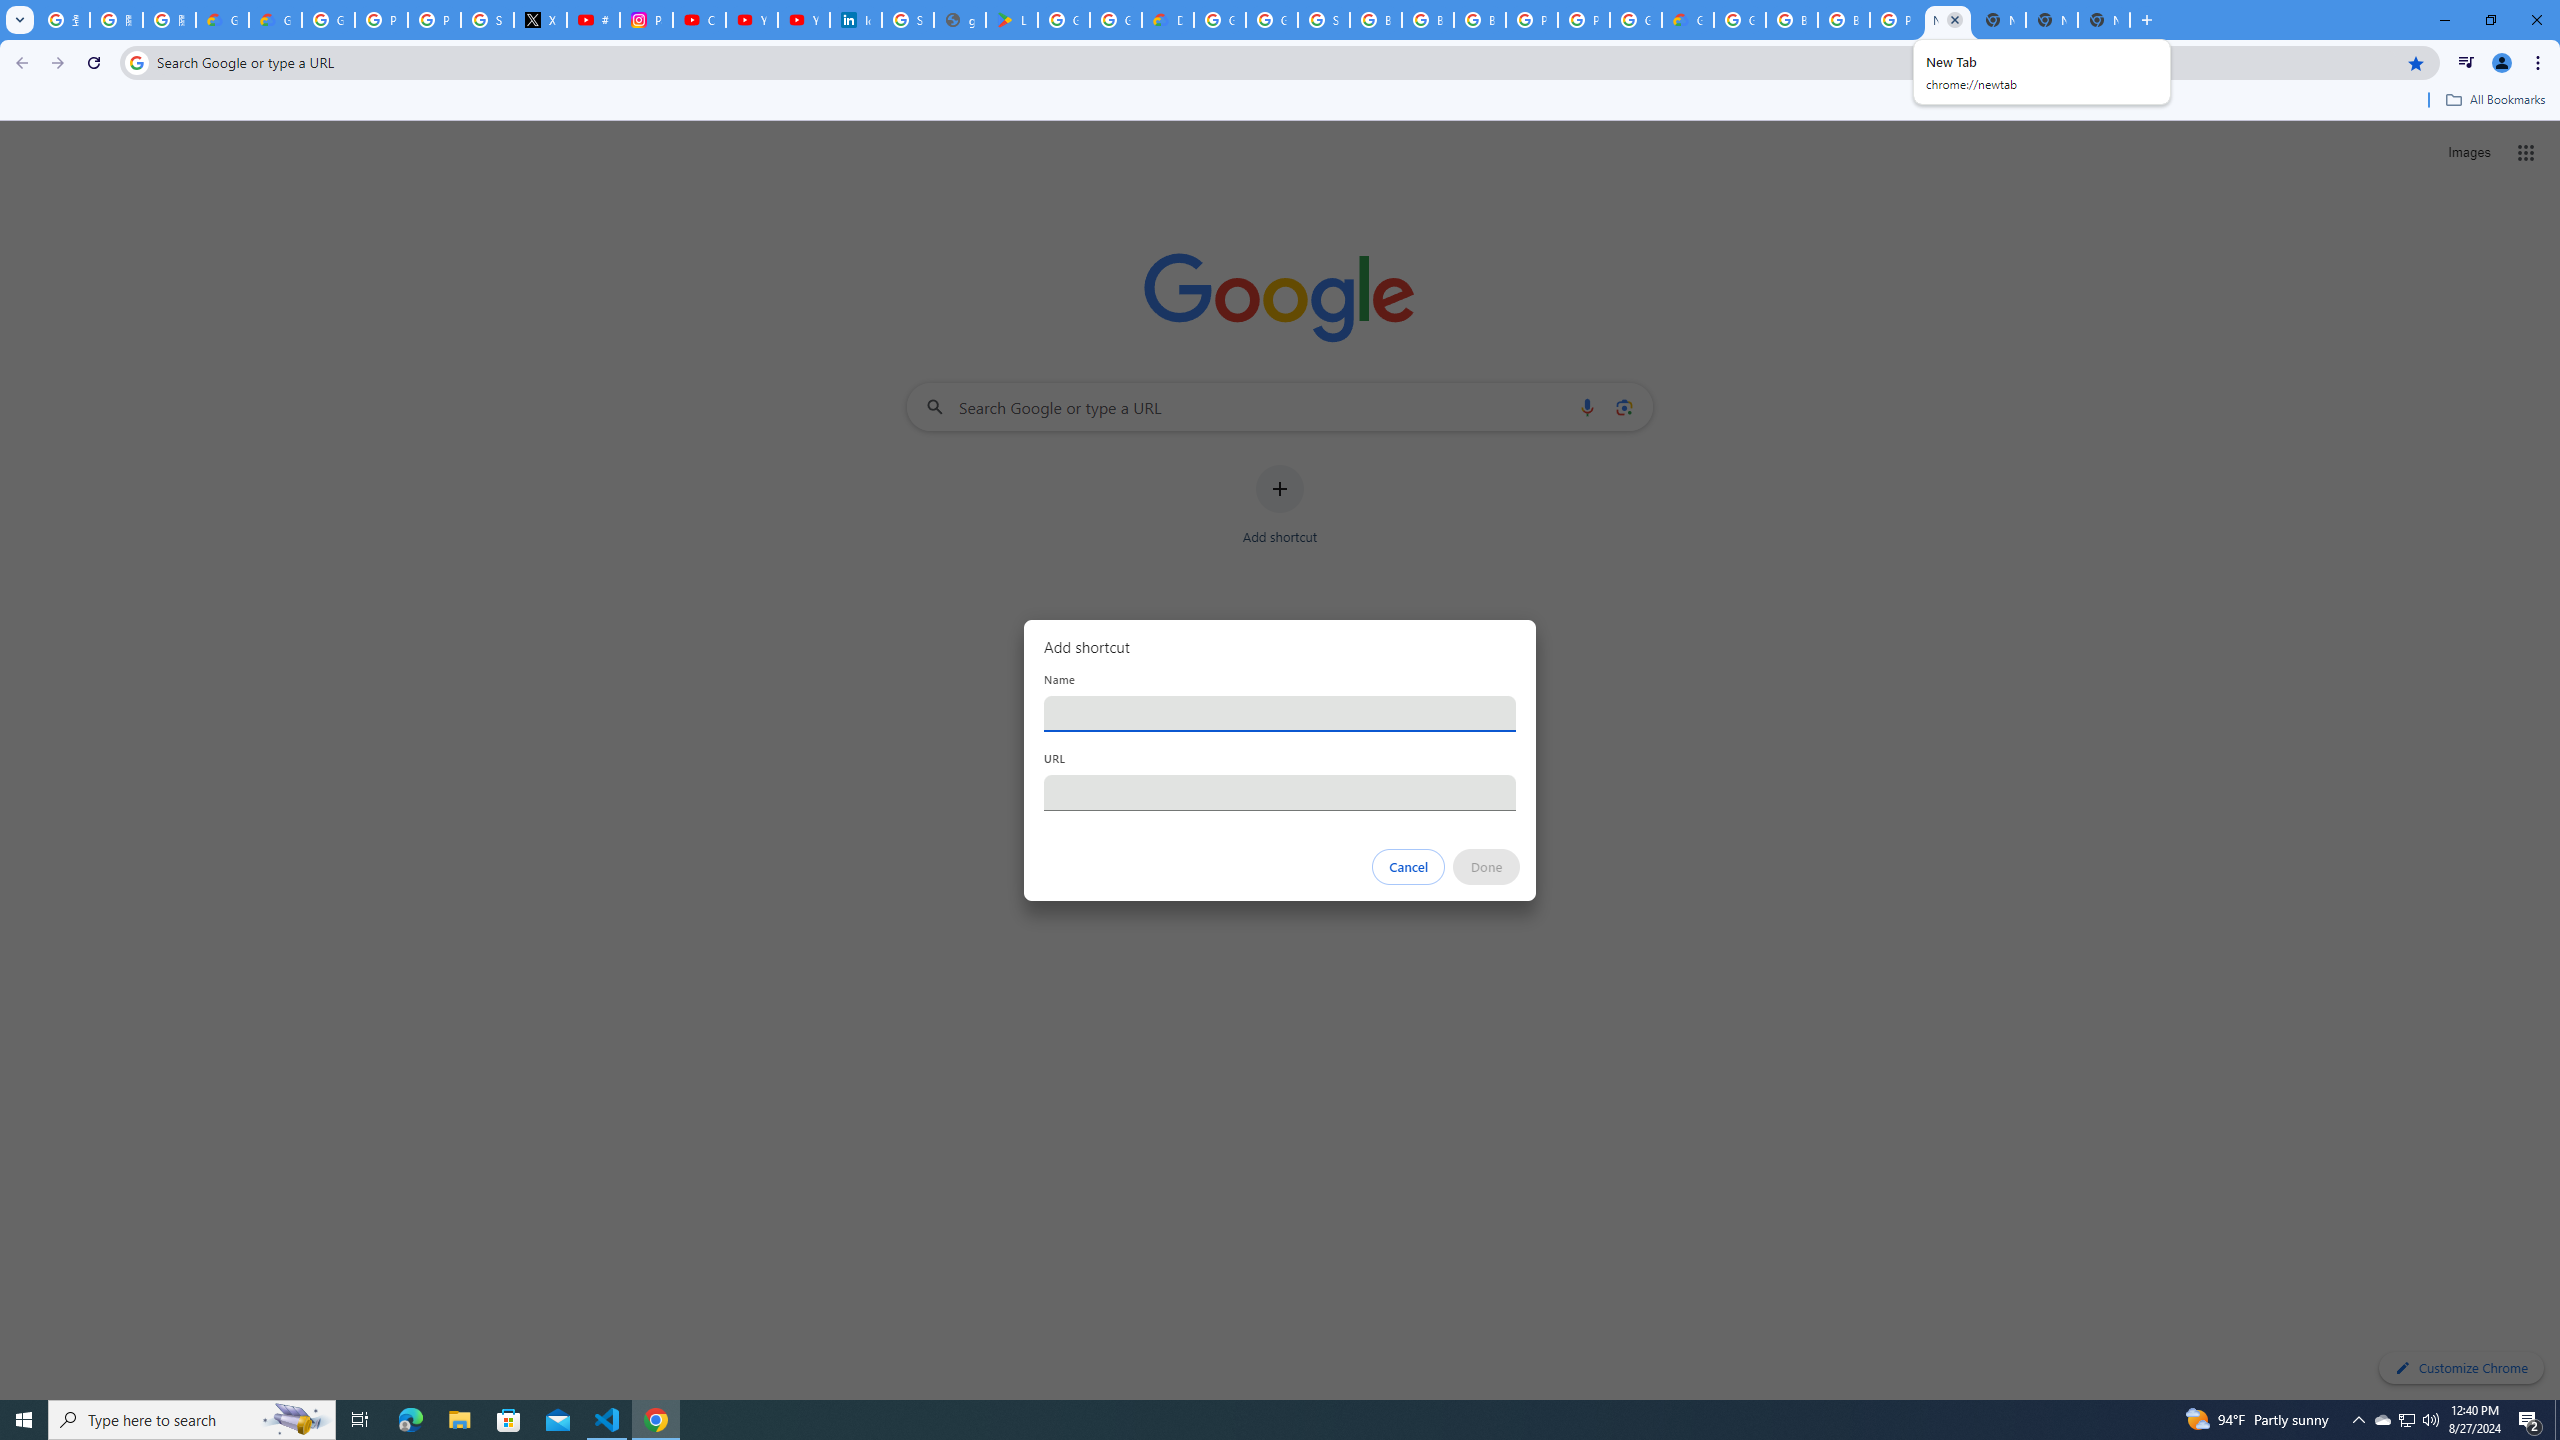 Image resolution: width=2560 pixels, height=1440 pixels. Describe the element at coordinates (274, 19) in the screenshot. I see `'Google Cloud Privacy Notice'` at that location.